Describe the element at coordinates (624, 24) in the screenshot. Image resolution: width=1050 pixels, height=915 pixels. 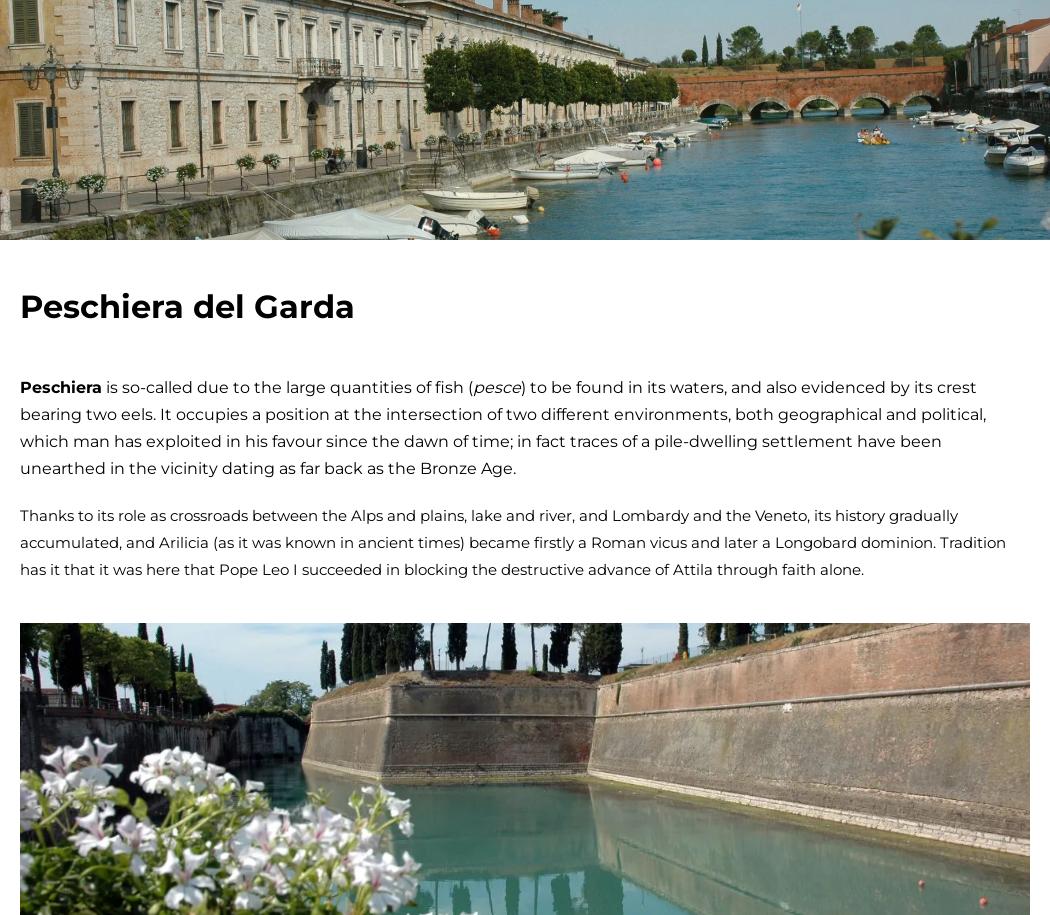
I see `'link - get inspired'` at that location.